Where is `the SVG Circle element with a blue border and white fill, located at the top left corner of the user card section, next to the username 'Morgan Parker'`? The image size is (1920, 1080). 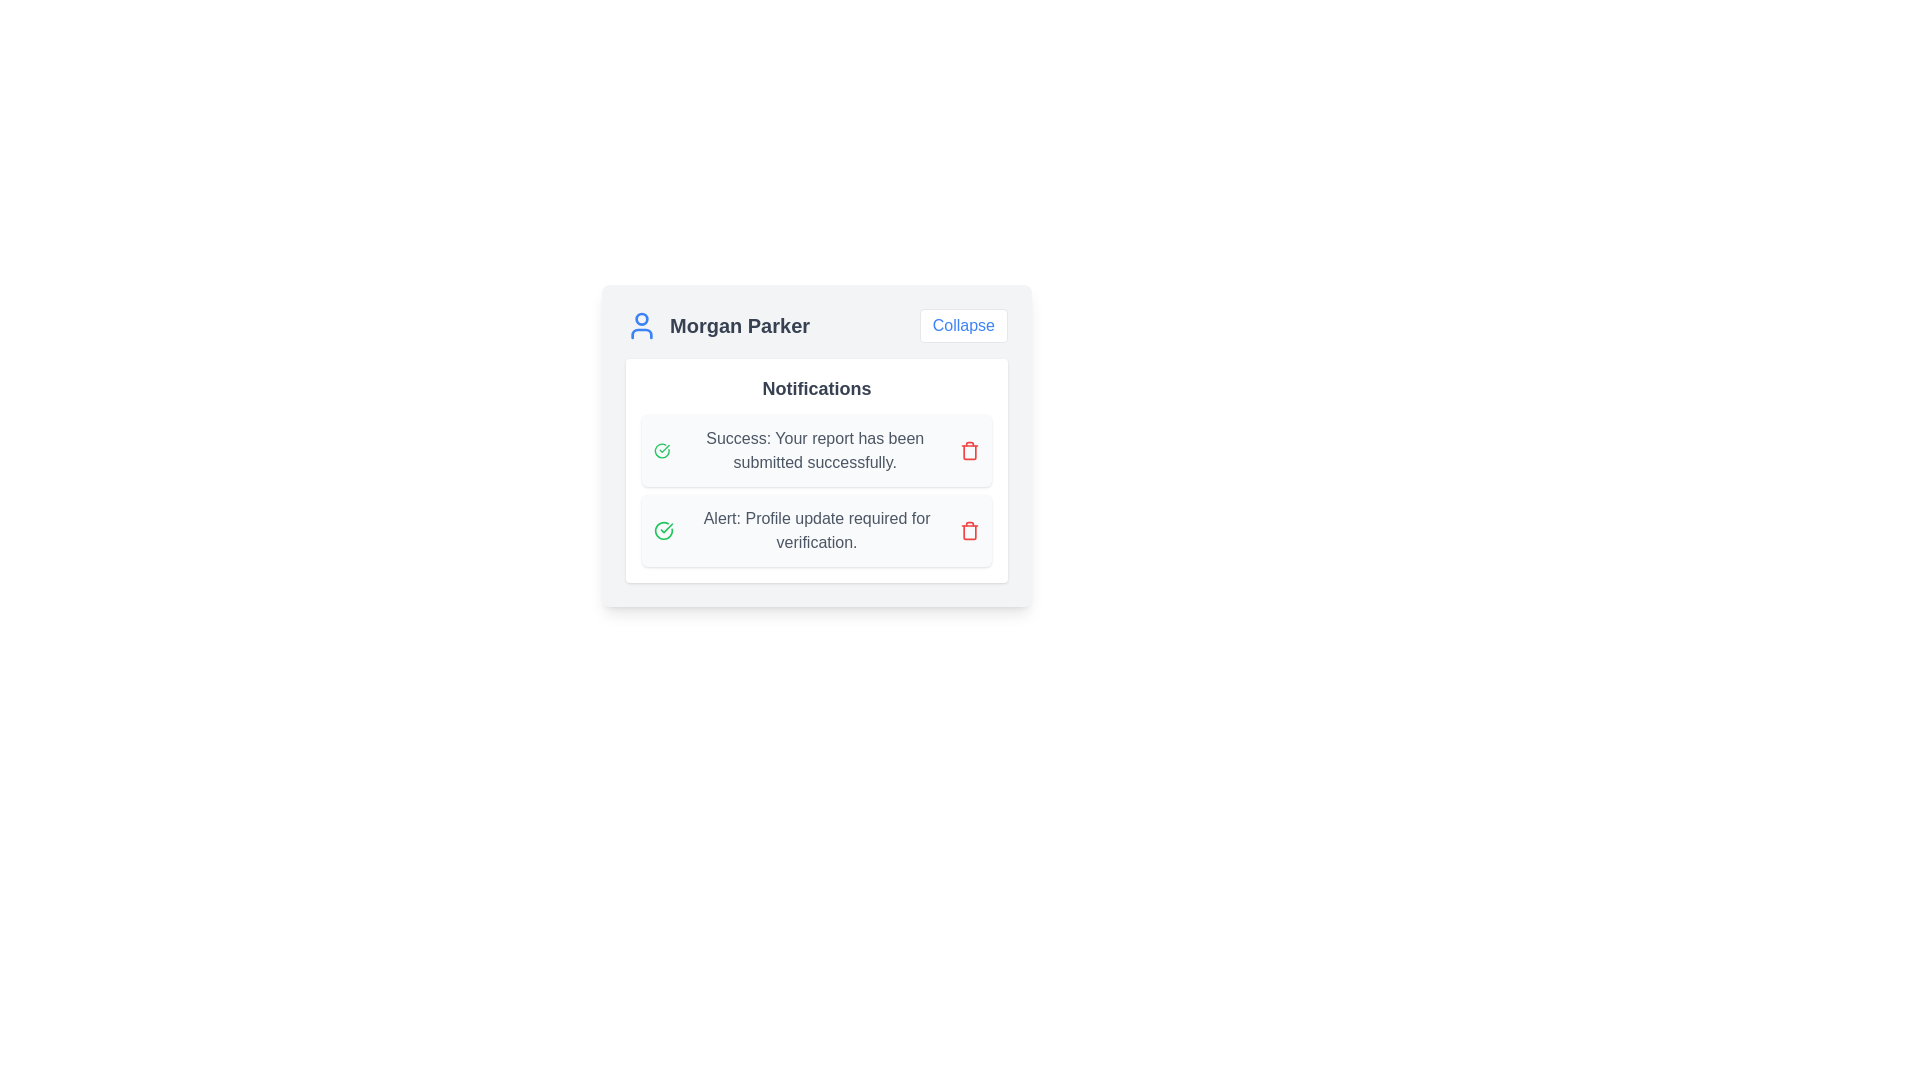 the SVG Circle element with a blue border and white fill, located at the top left corner of the user card section, next to the username 'Morgan Parker' is located at coordinates (642, 318).